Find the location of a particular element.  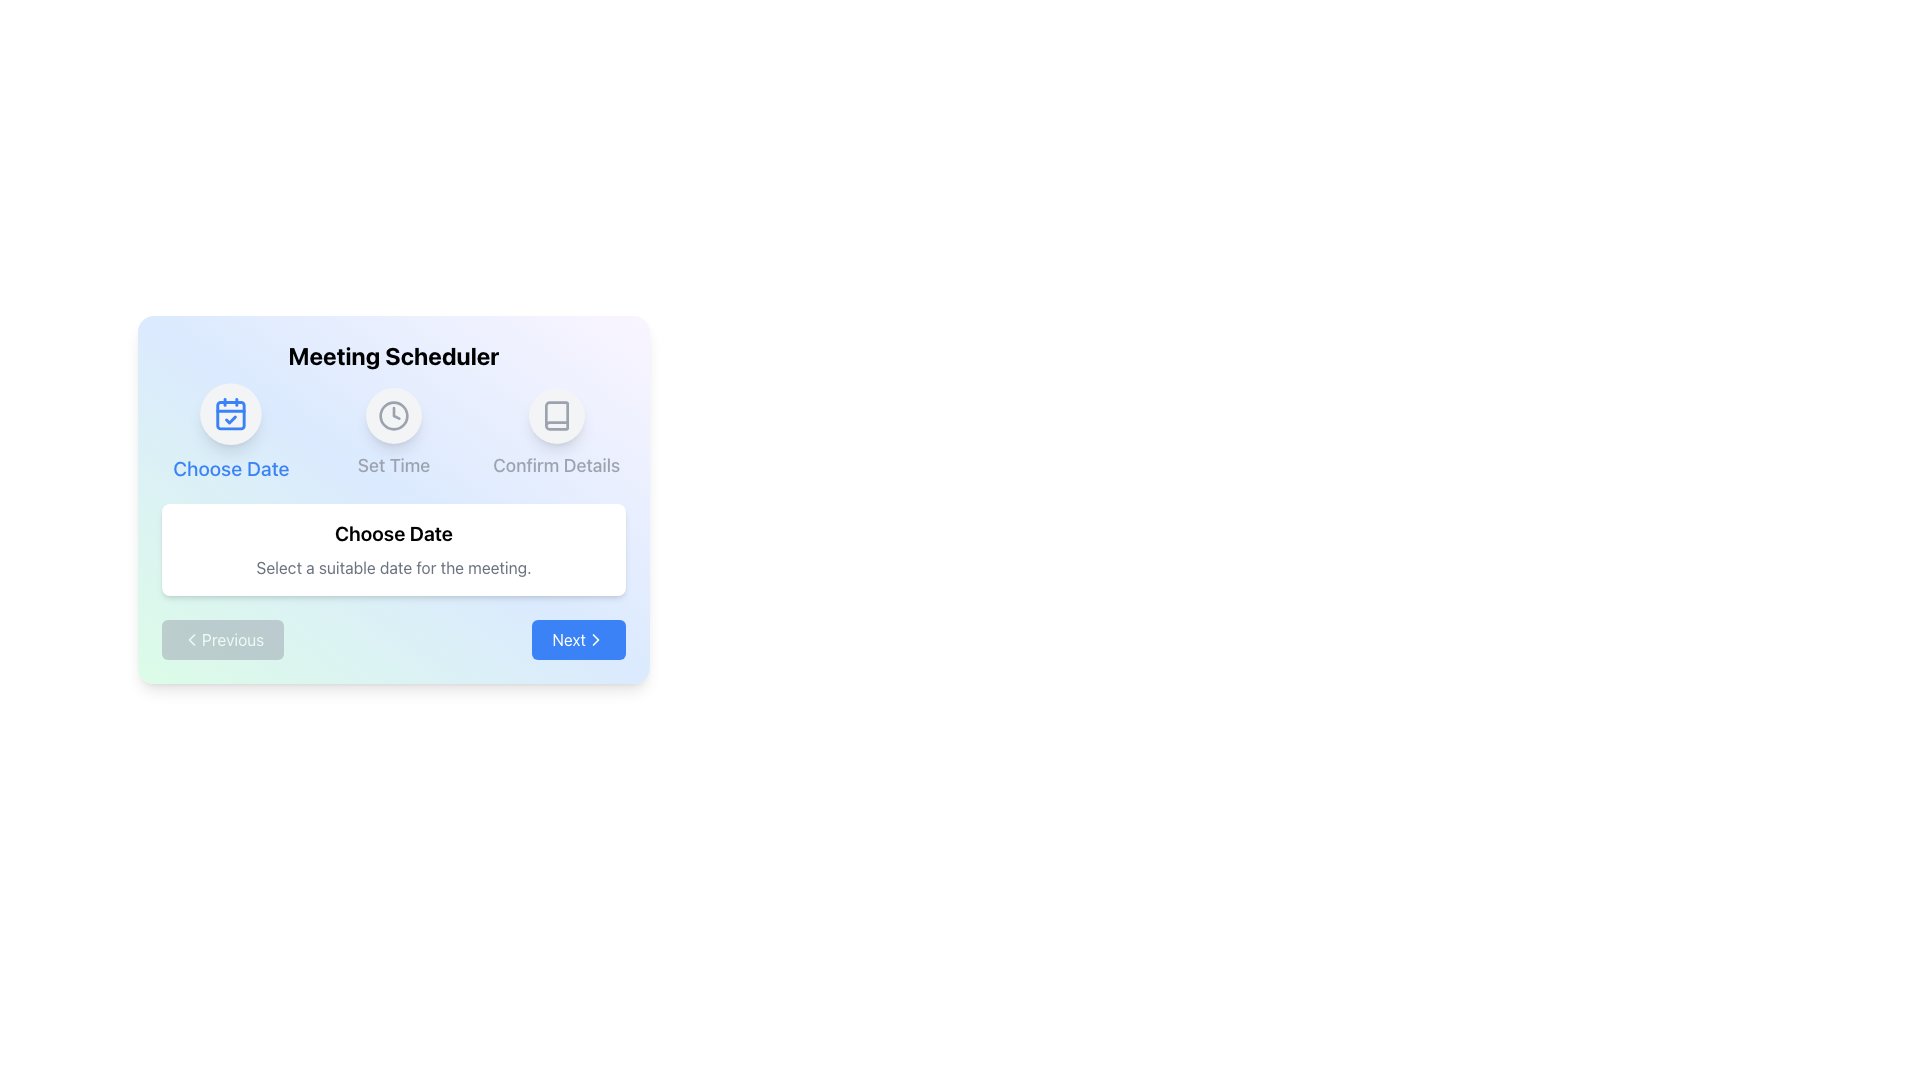

the informational block header for the 'Choose Date' step in the meeting scheduler interface, located at the center beneath the icons for 'Choose Date', 'Set Time', and 'Confirm Details.' is located at coordinates (393, 550).